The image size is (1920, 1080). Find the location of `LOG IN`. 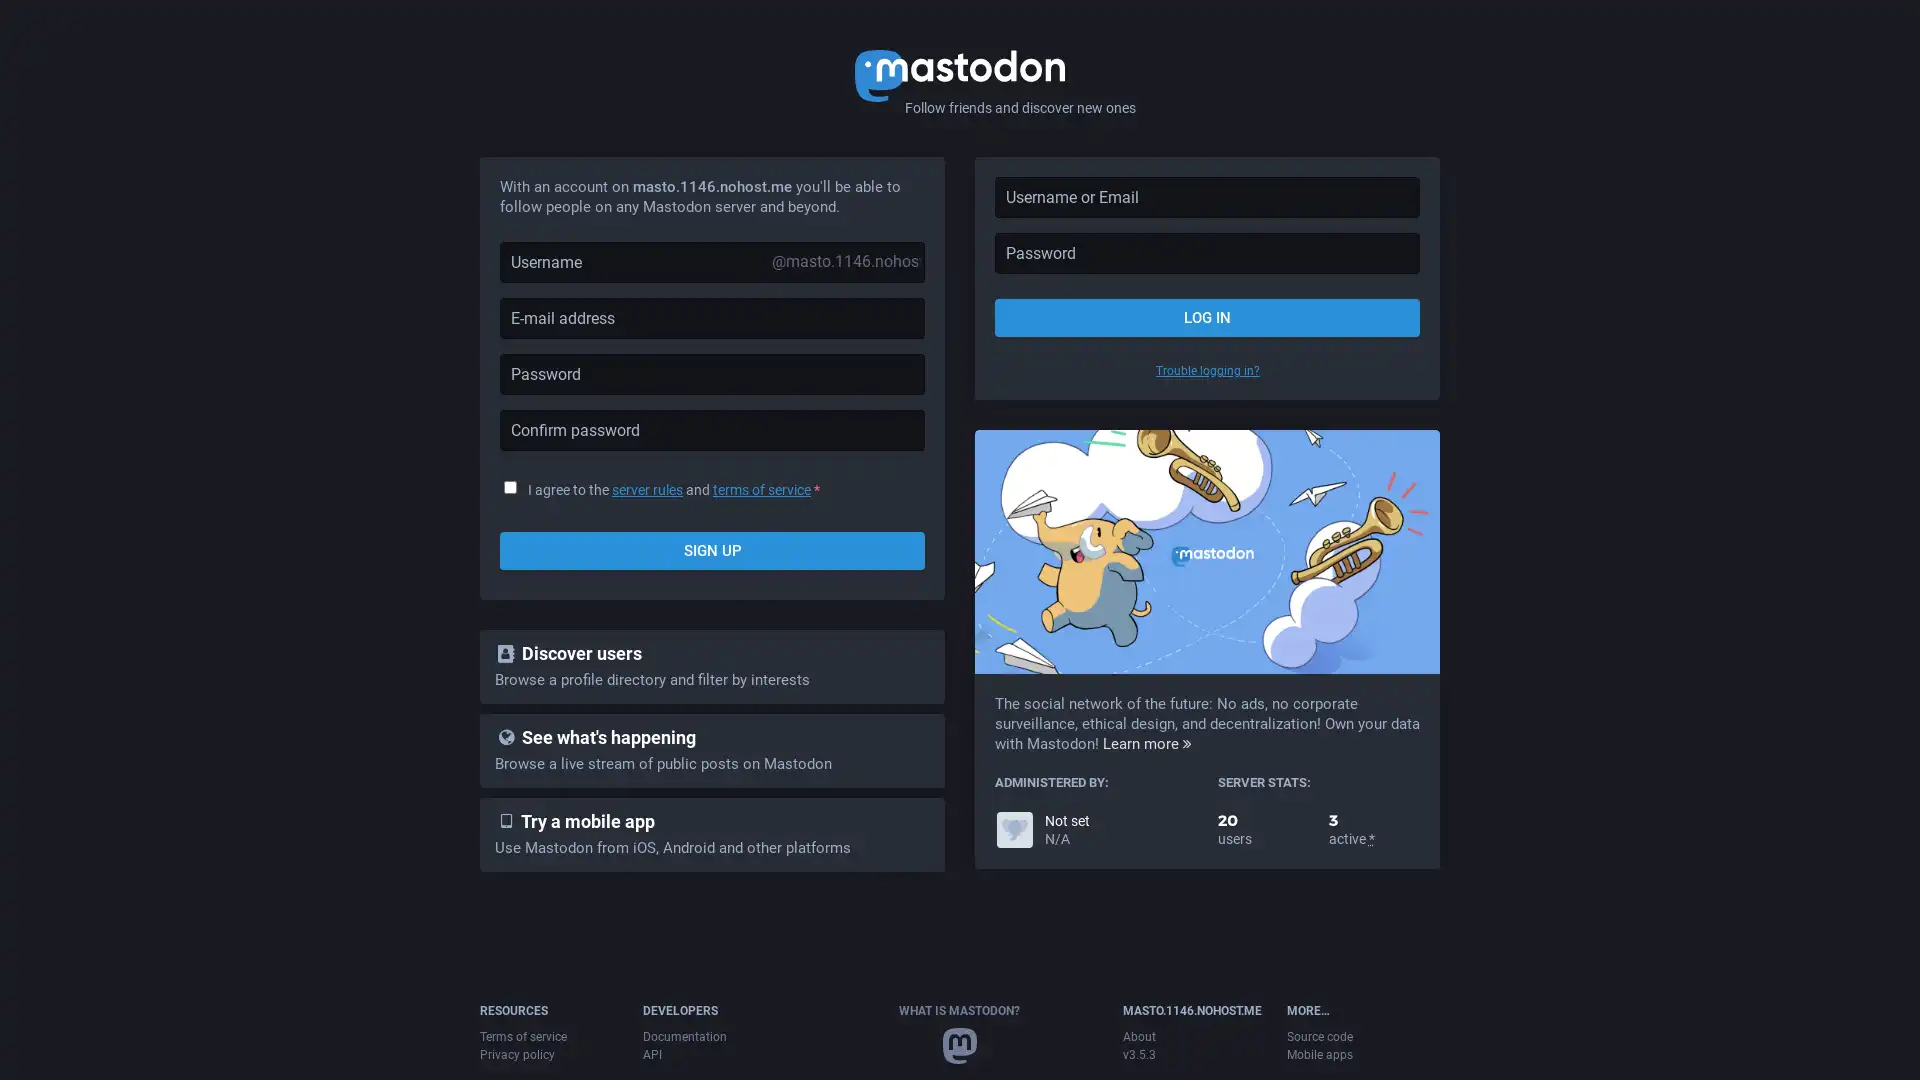

LOG IN is located at coordinates (1206, 316).